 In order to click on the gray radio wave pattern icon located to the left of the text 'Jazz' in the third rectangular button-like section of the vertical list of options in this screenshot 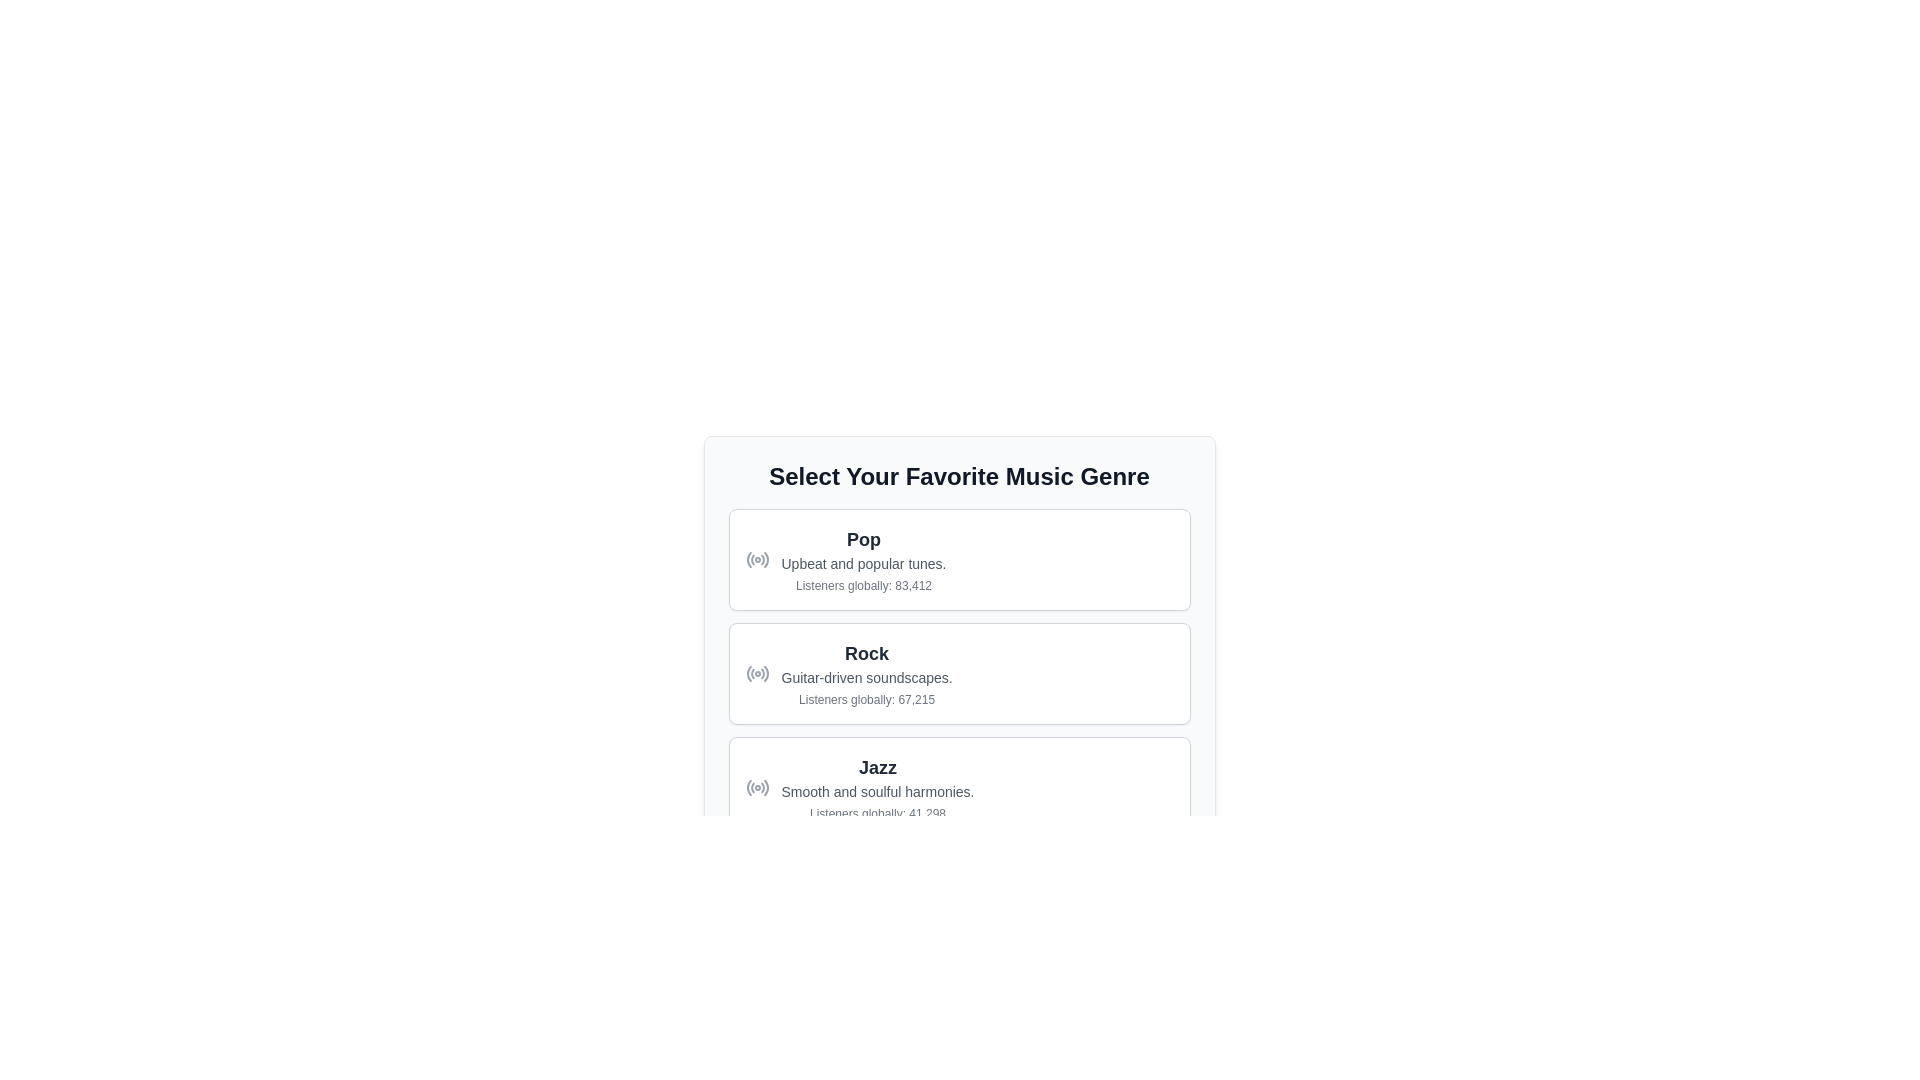, I will do `click(756, 786)`.